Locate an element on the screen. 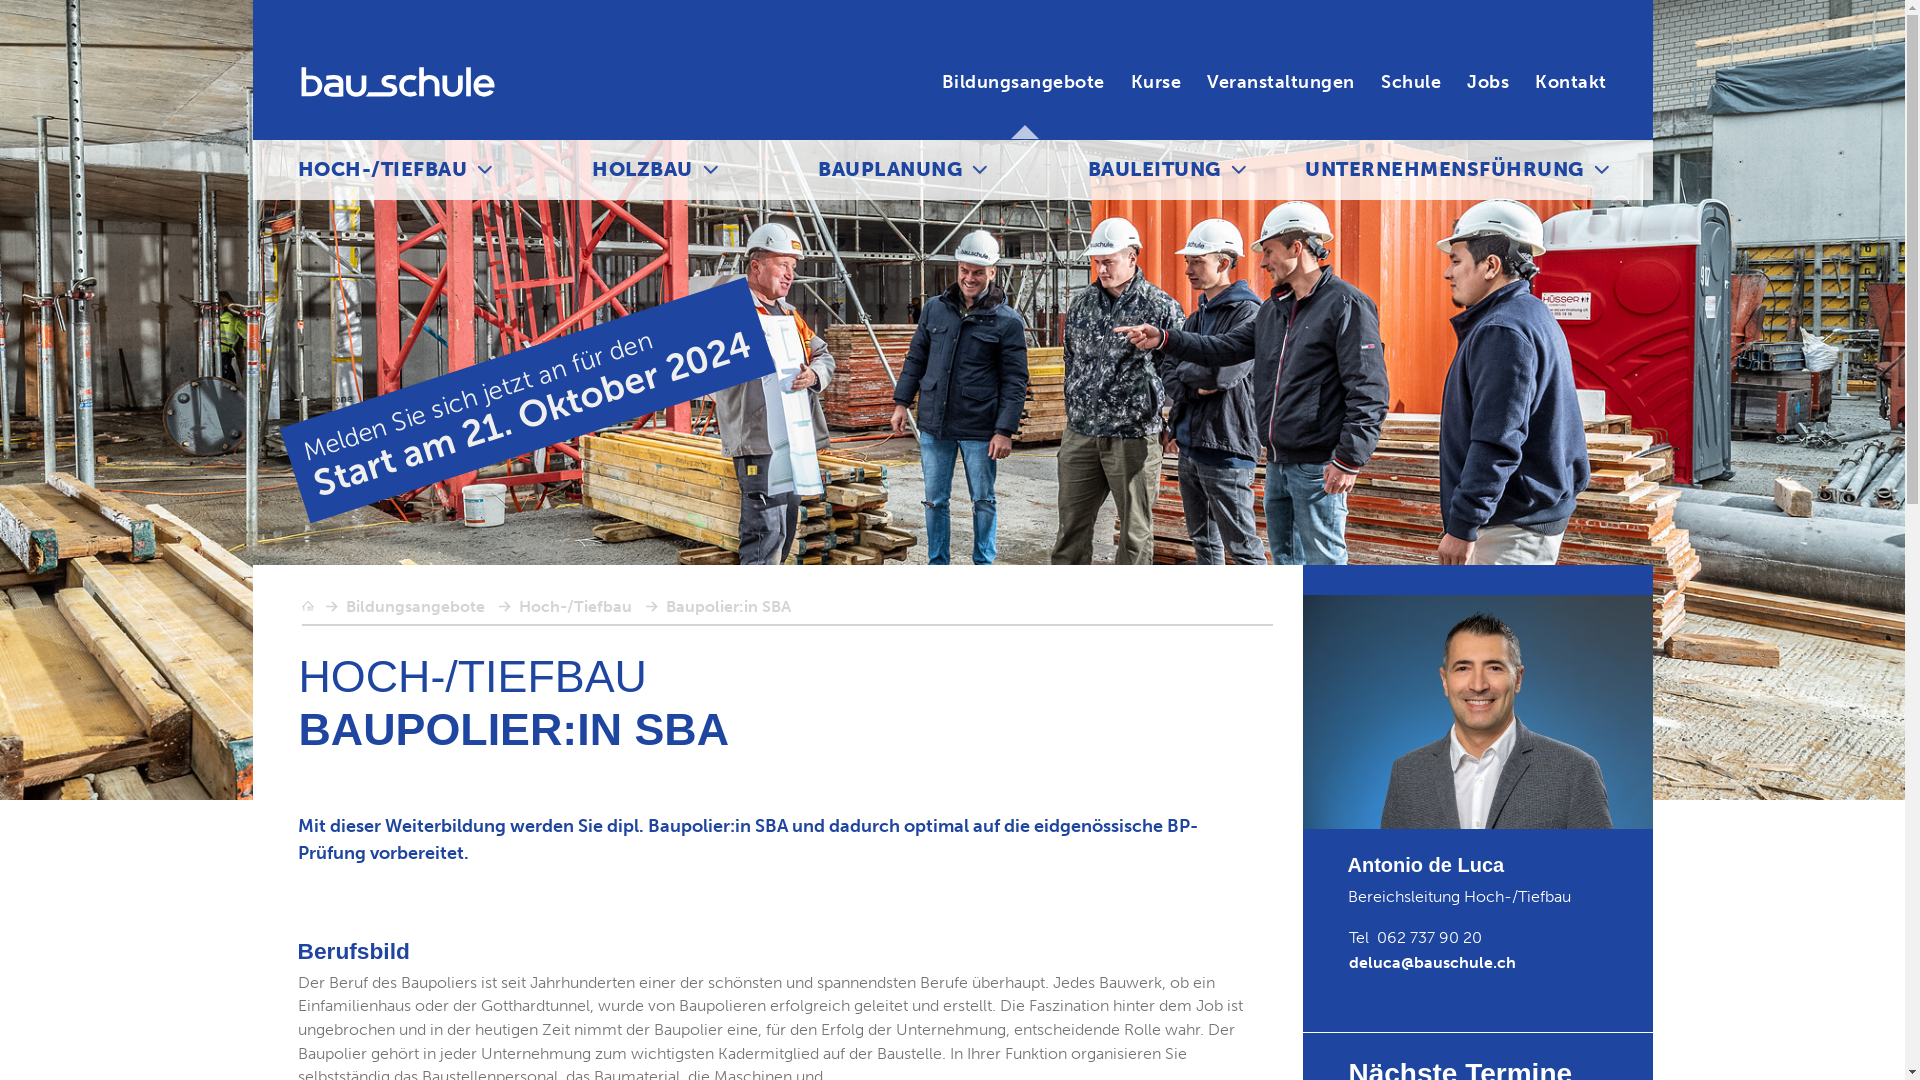 The height and width of the screenshot is (1080, 1920). 'Kurse' is located at coordinates (1131, 81).